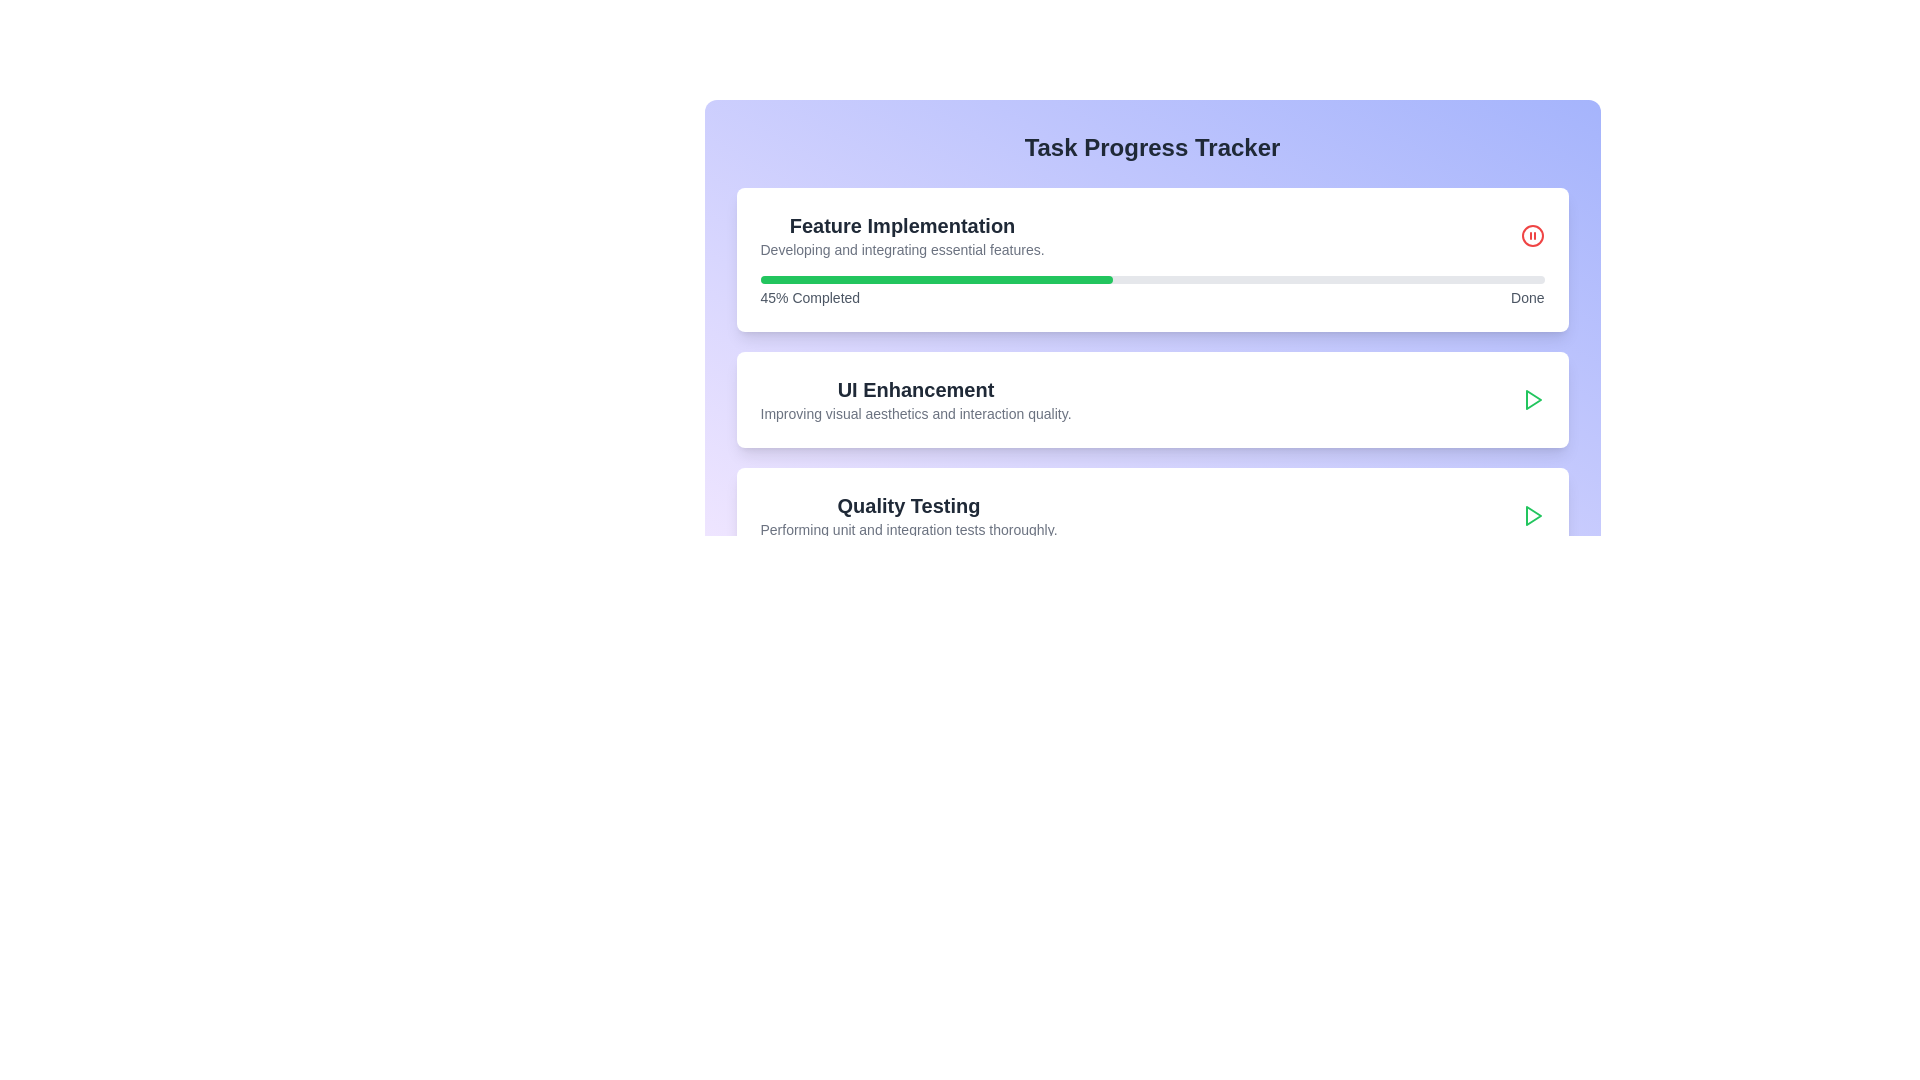  Describe the element at coordinates (1532, 515) in the screenshot. I see `the triangular green play button located at the right end of the 'UI Enhancement' task row` at that location.